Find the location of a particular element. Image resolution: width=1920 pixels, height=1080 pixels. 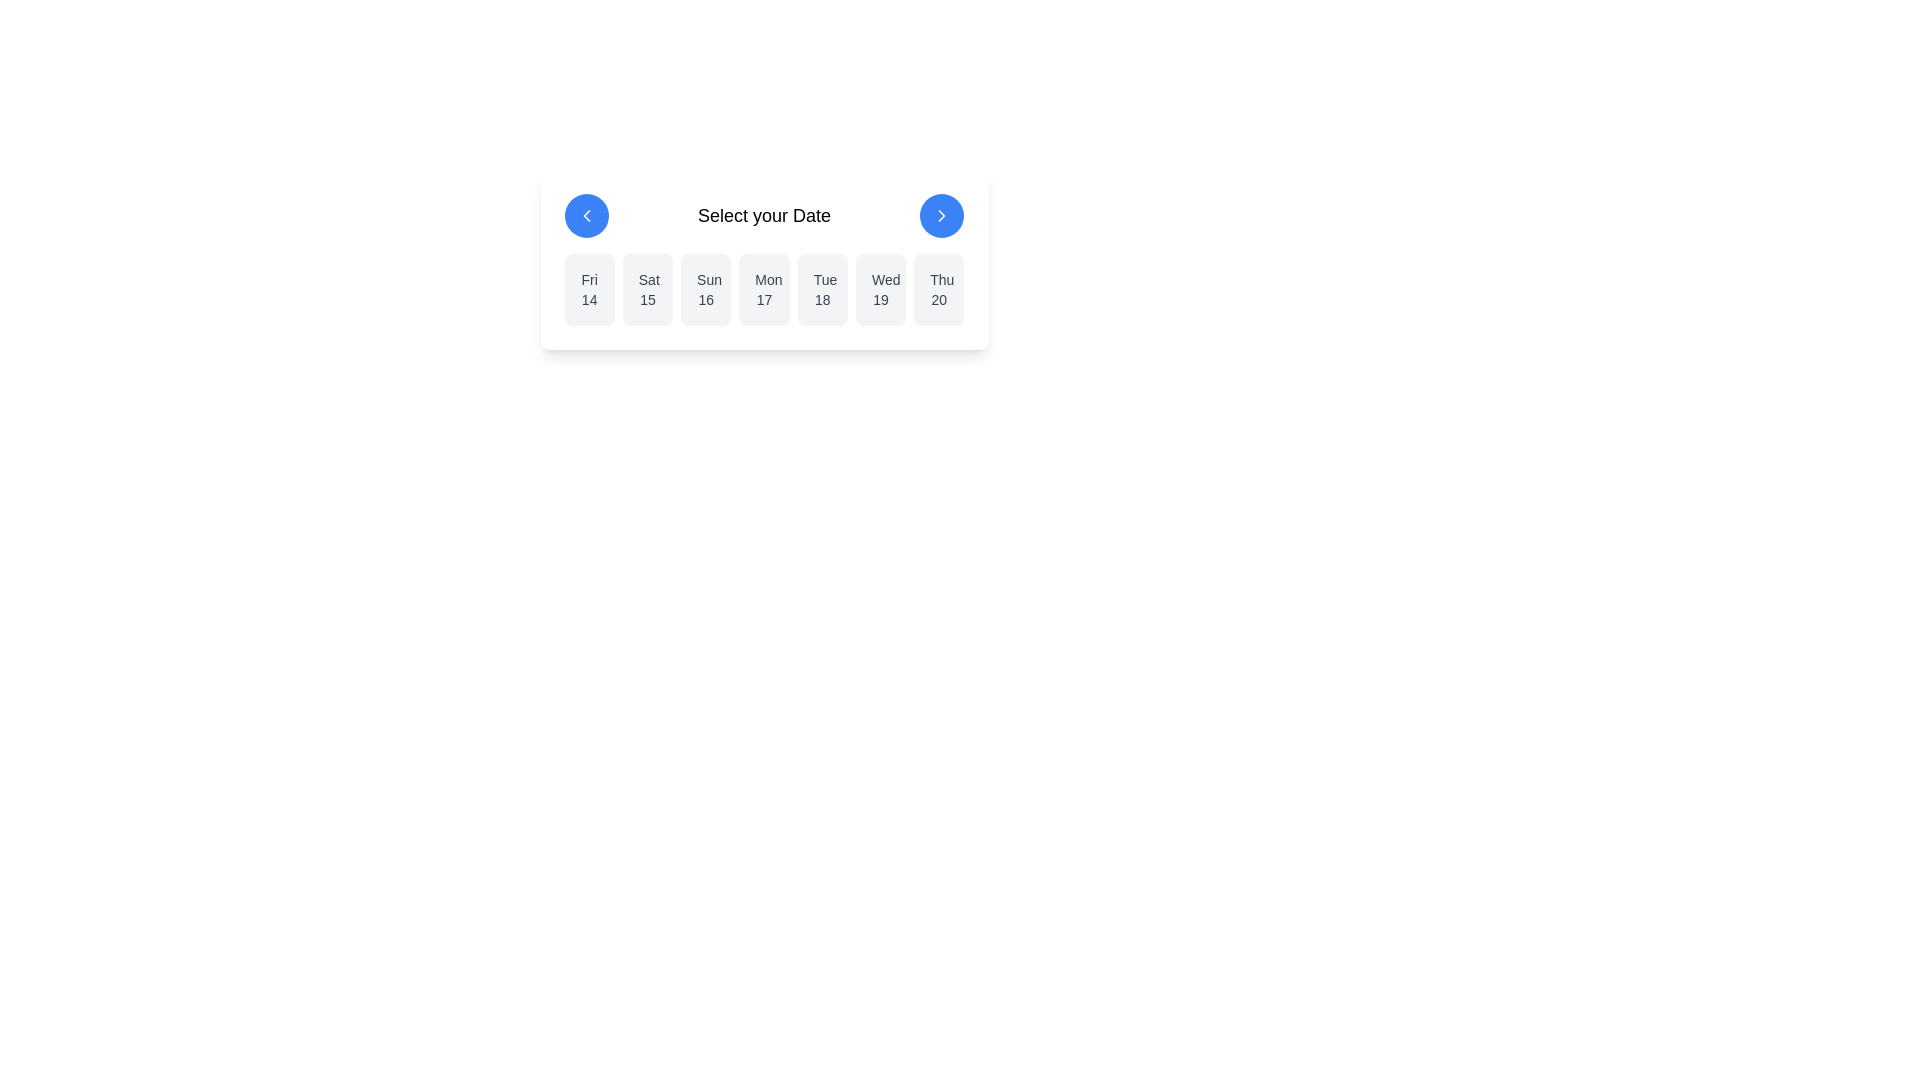

the button labeled 'Tue' with the date '18' is located at coordinates (822, 289).